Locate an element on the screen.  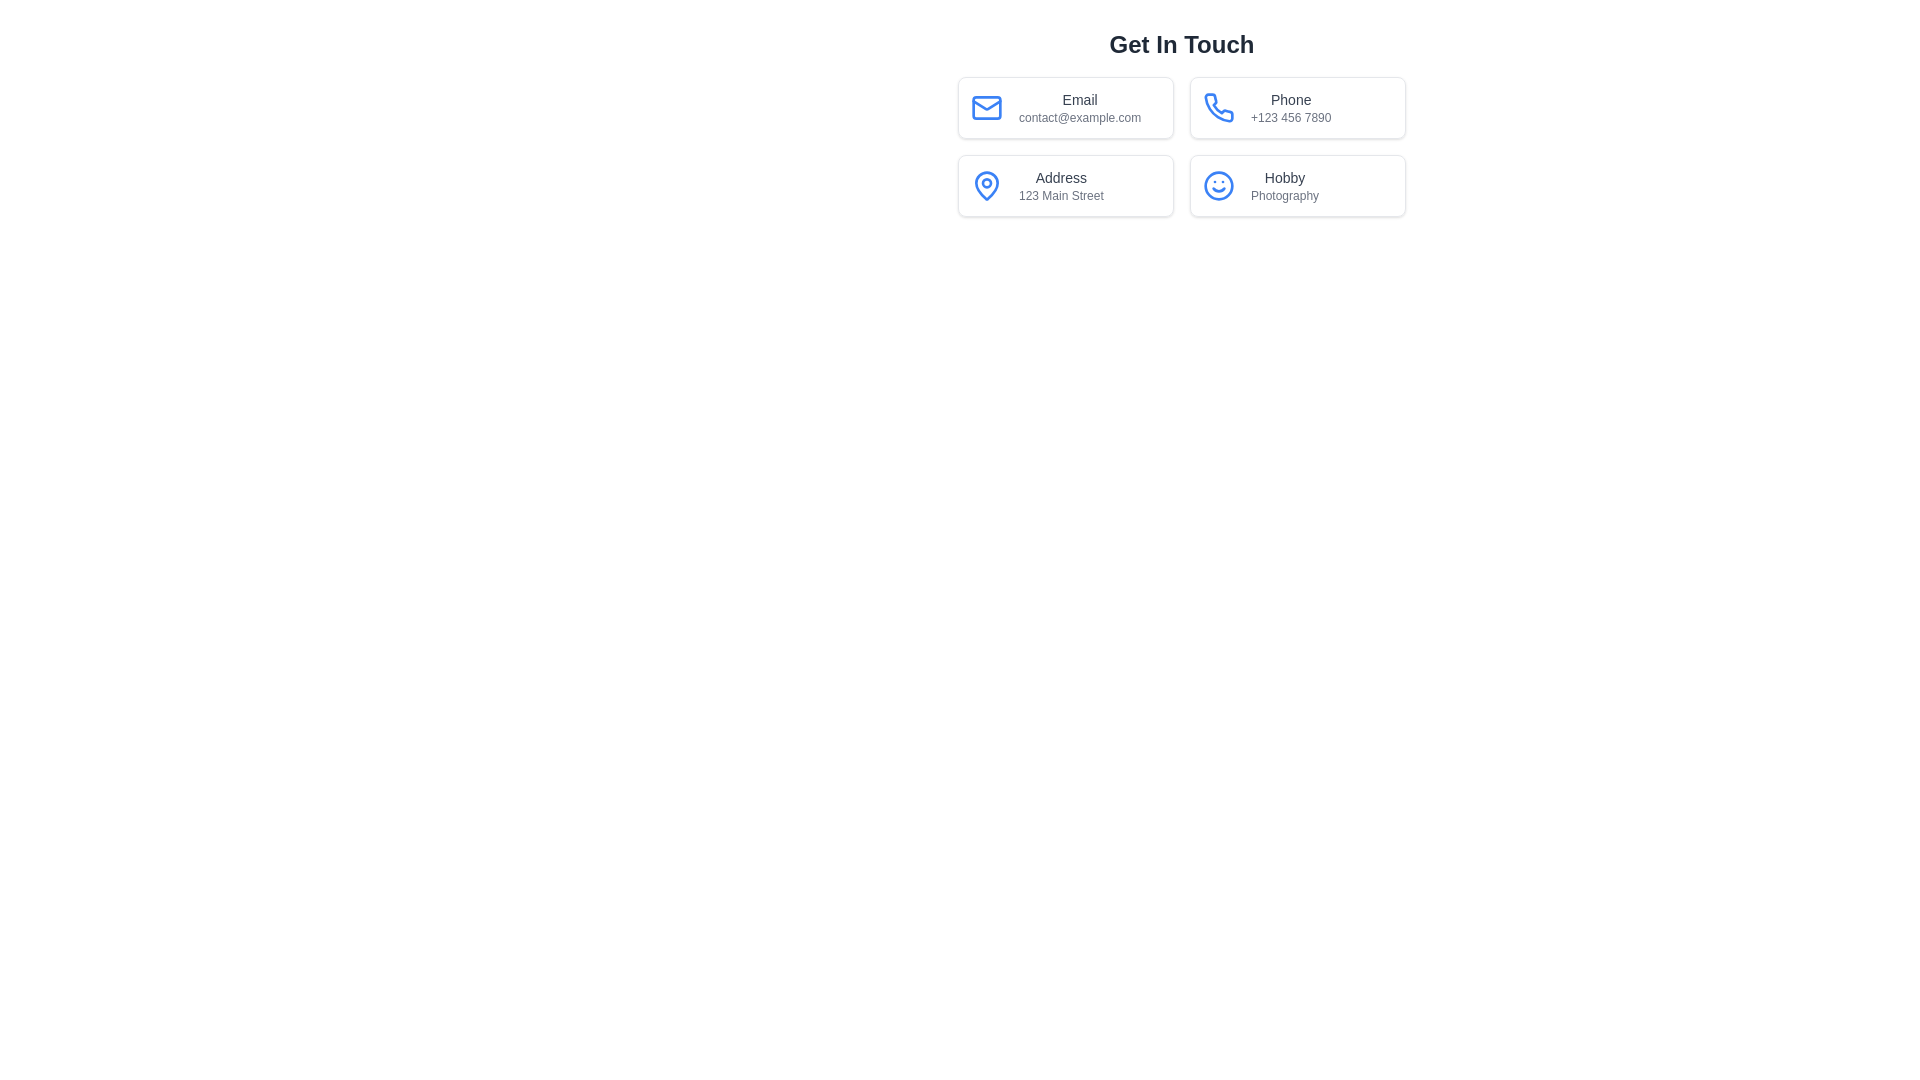
address information displayed in the text block labeled 'Address' with the value '123 Main Street', located in the middle left section of the layout is located at coordinates (1060, 185).